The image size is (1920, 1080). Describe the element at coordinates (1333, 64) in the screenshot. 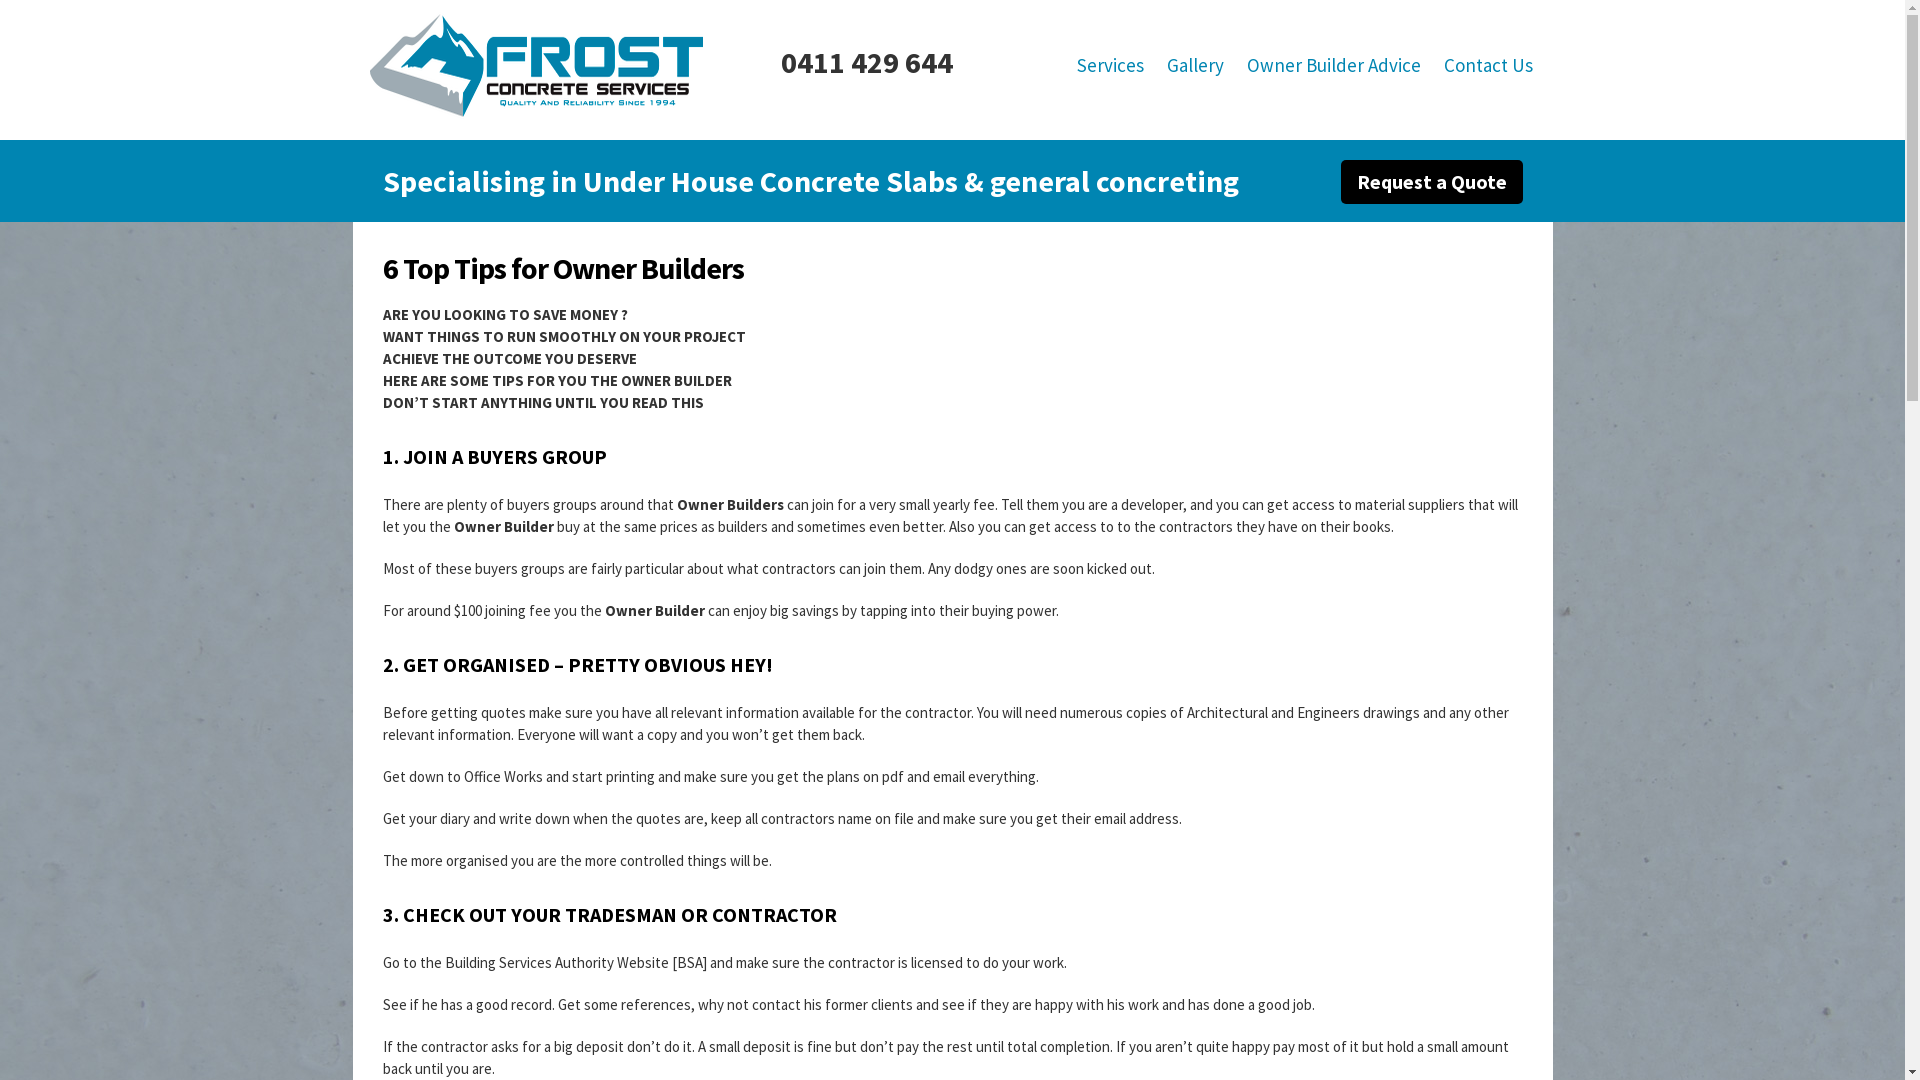

I see `'Owner Builder Advice'` at that location.